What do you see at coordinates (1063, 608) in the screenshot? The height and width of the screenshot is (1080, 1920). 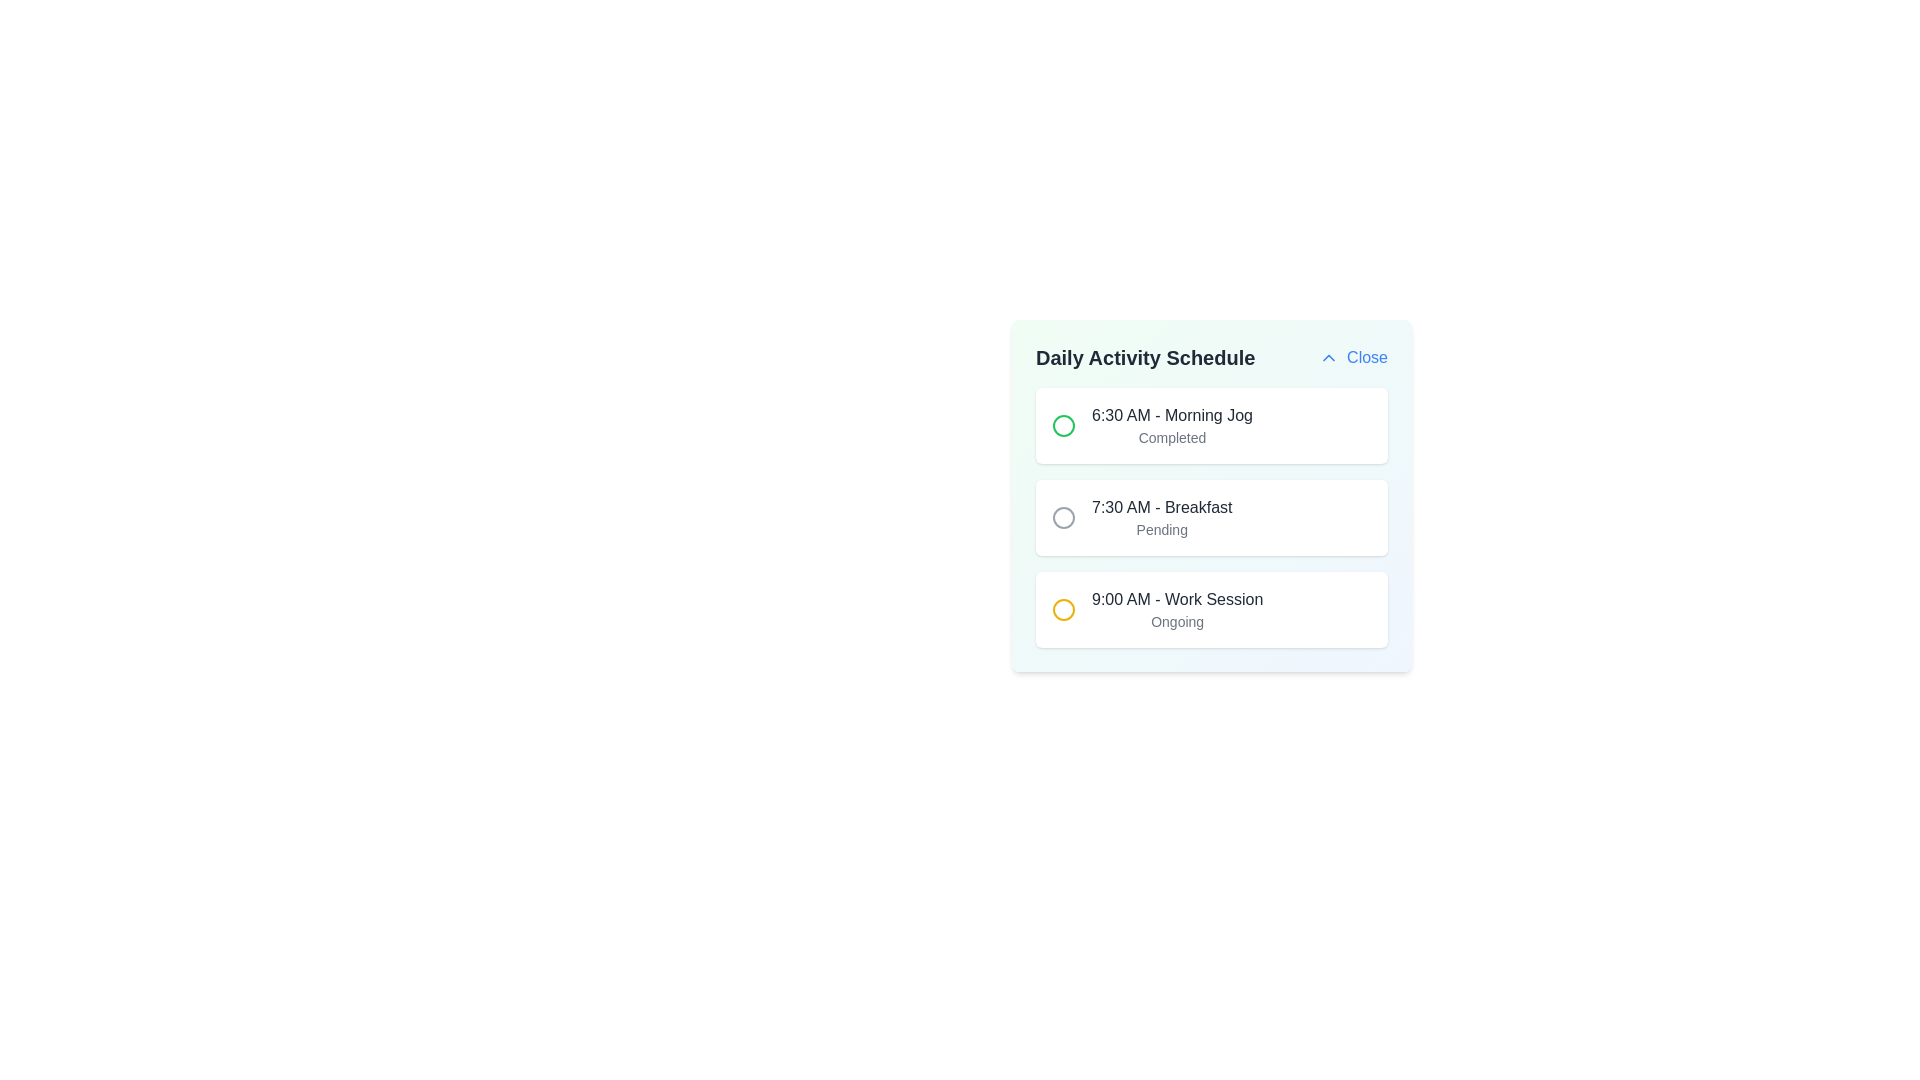 I see `the SVG circle graphic that indicates the current status of the '9:00 AM - Work Session' in the daily activities list` at bounding box center [1063, 608].